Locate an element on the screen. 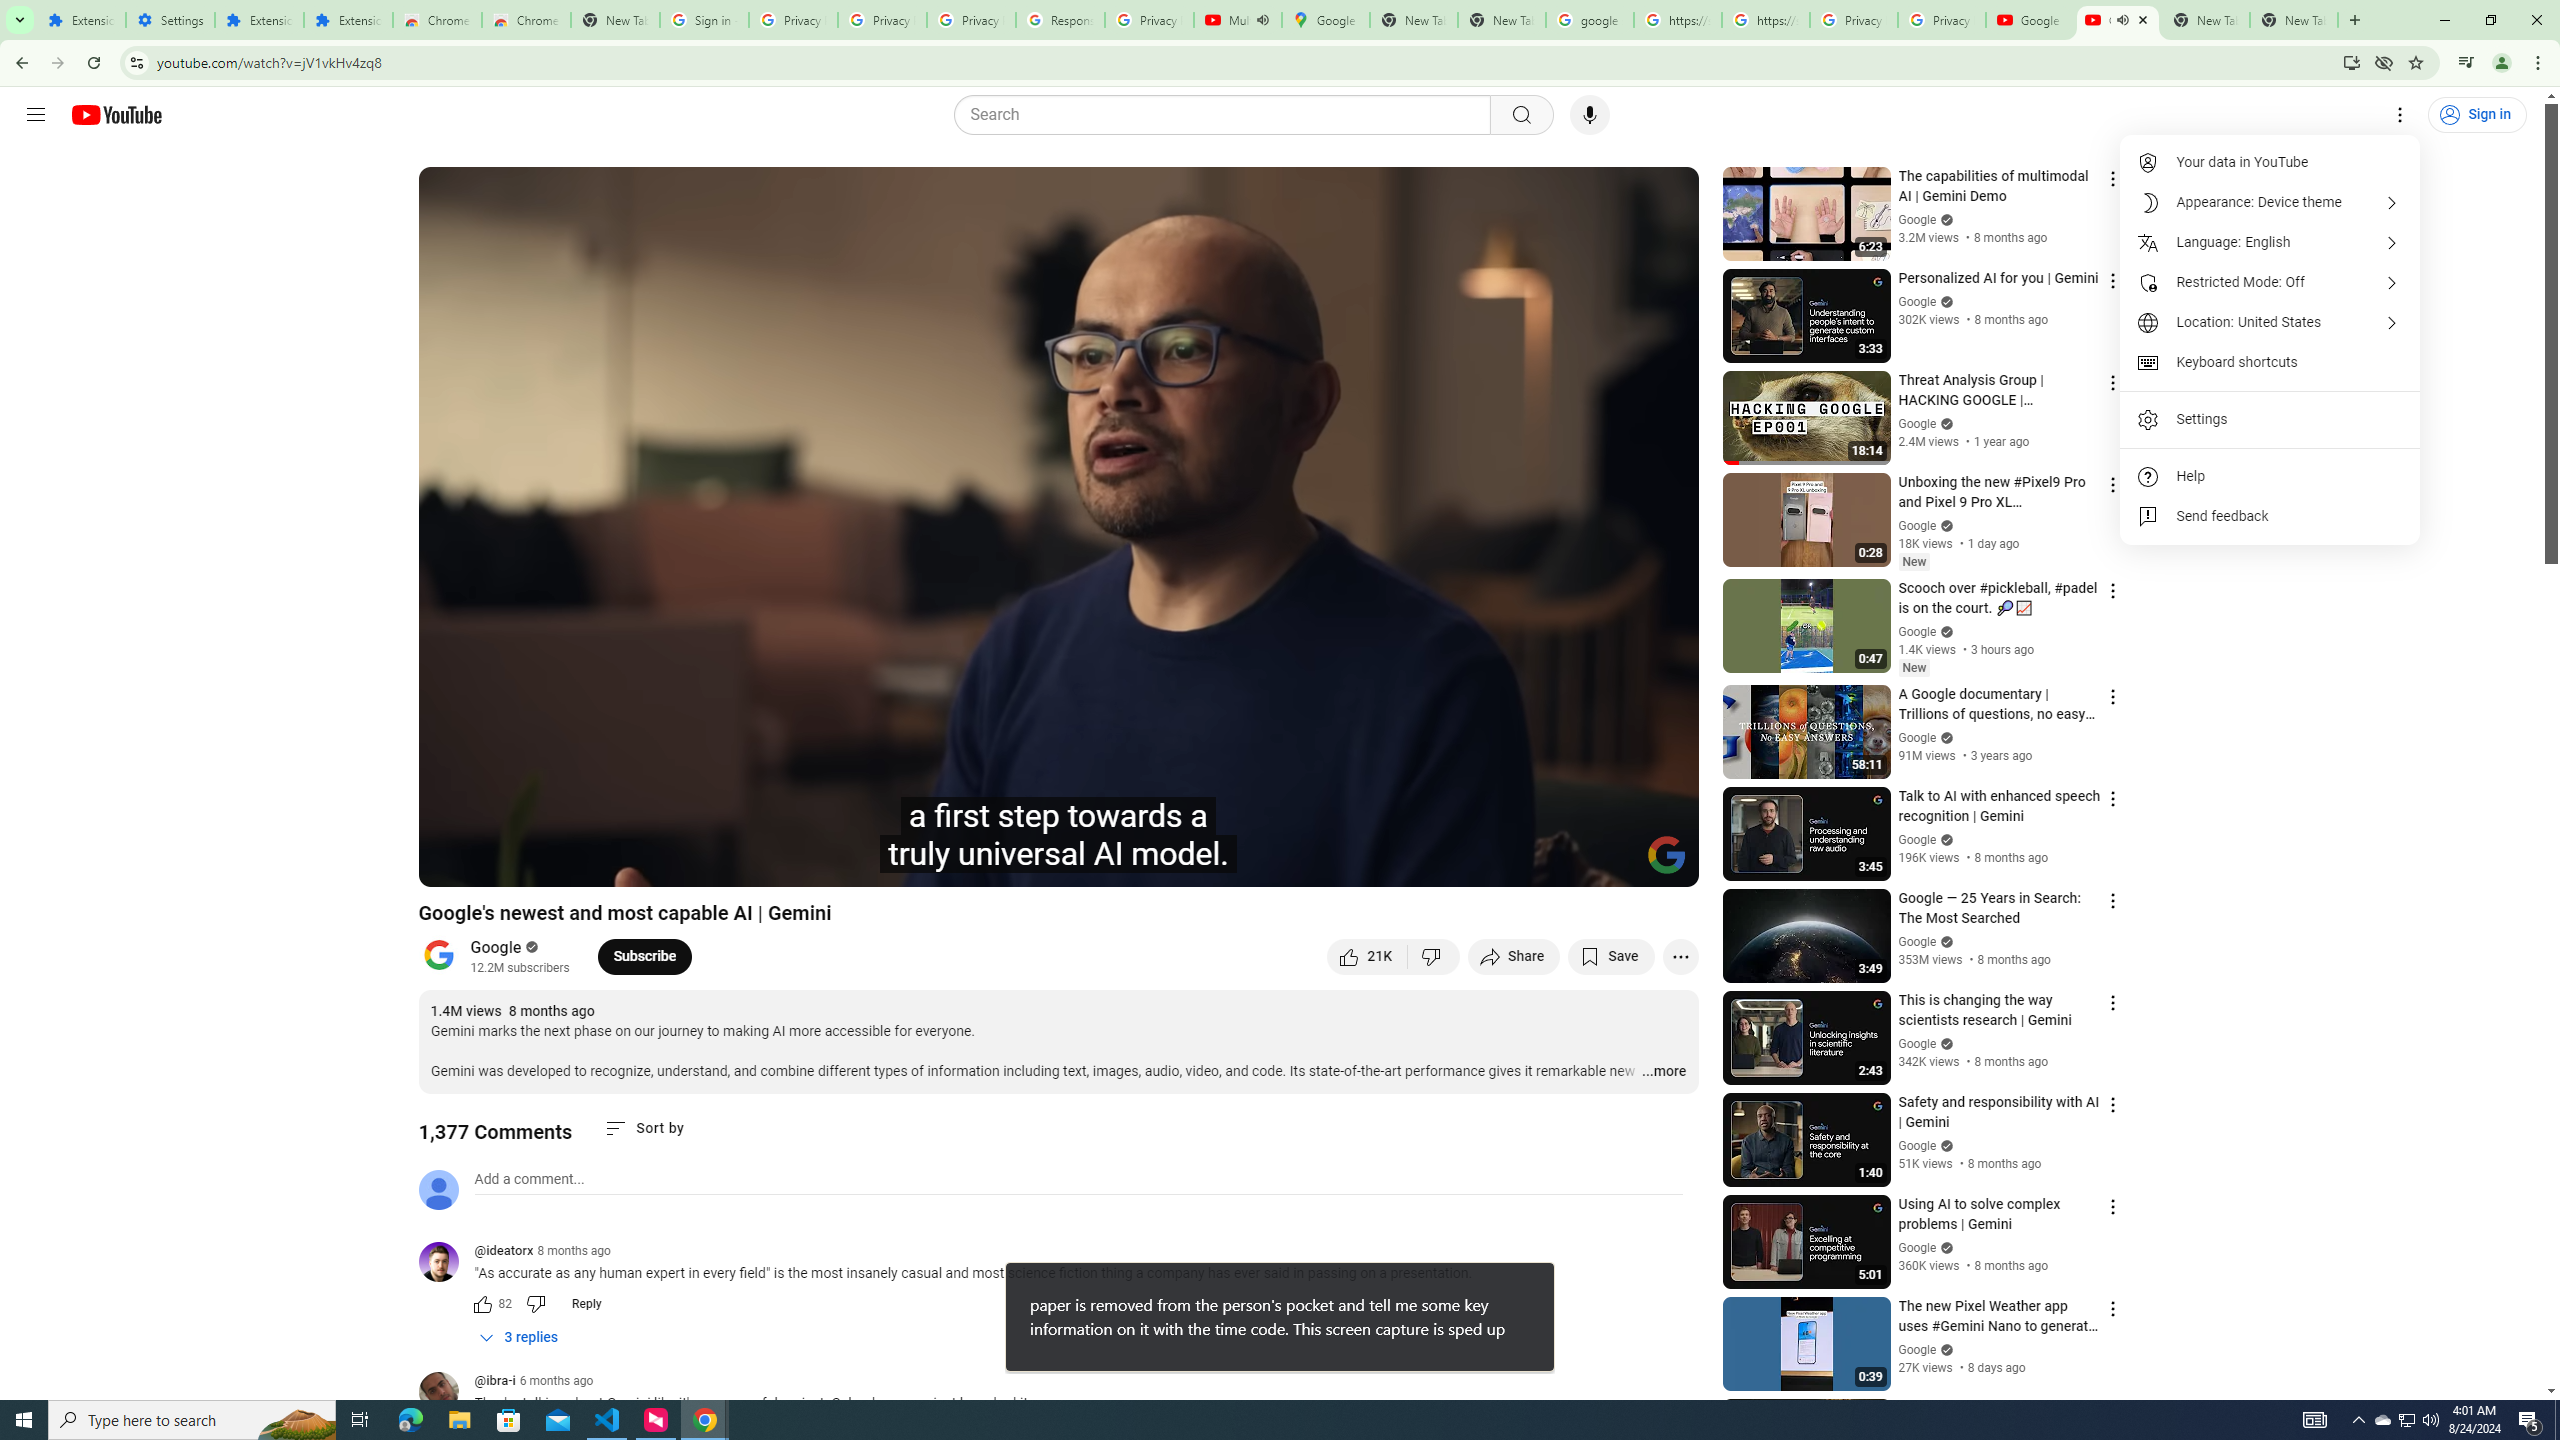  '6 months ago' is located at coordinates (555, 1379).